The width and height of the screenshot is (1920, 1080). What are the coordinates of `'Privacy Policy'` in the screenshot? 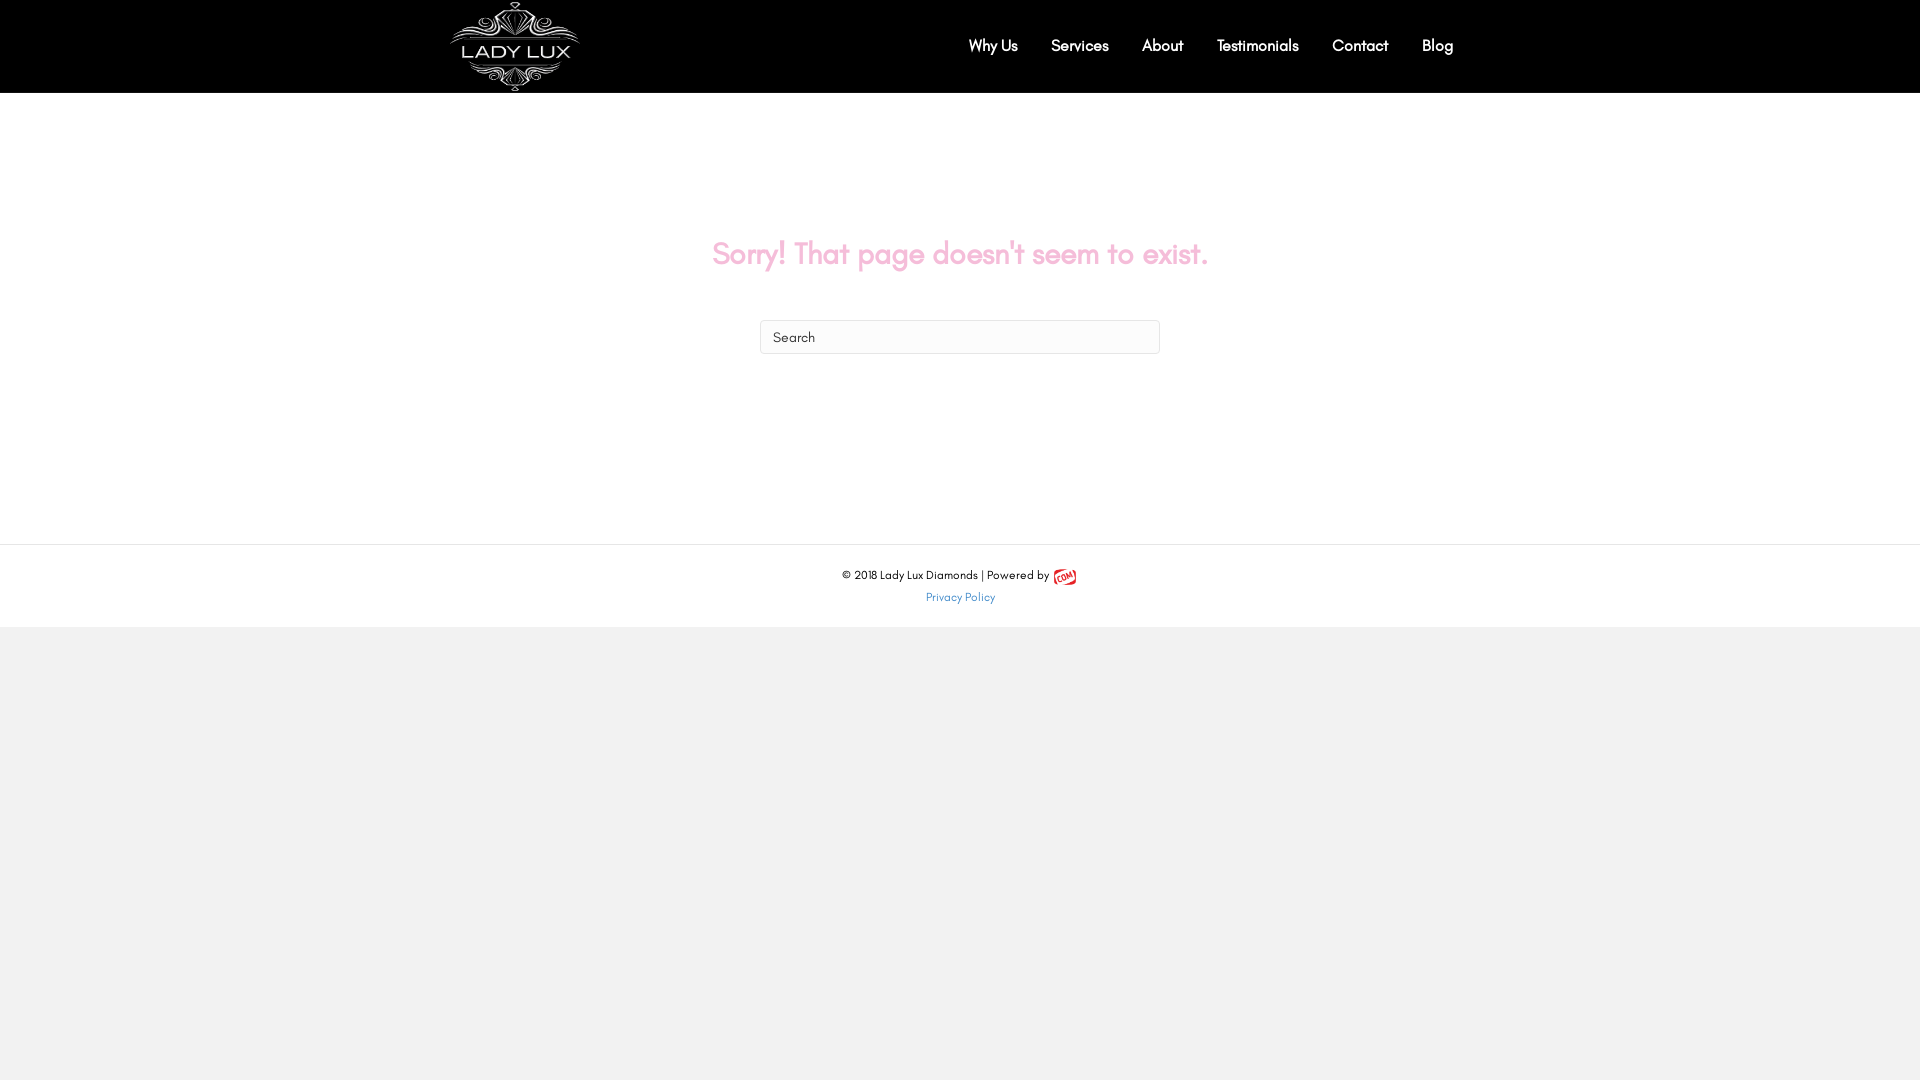 It's located at (960, 596).